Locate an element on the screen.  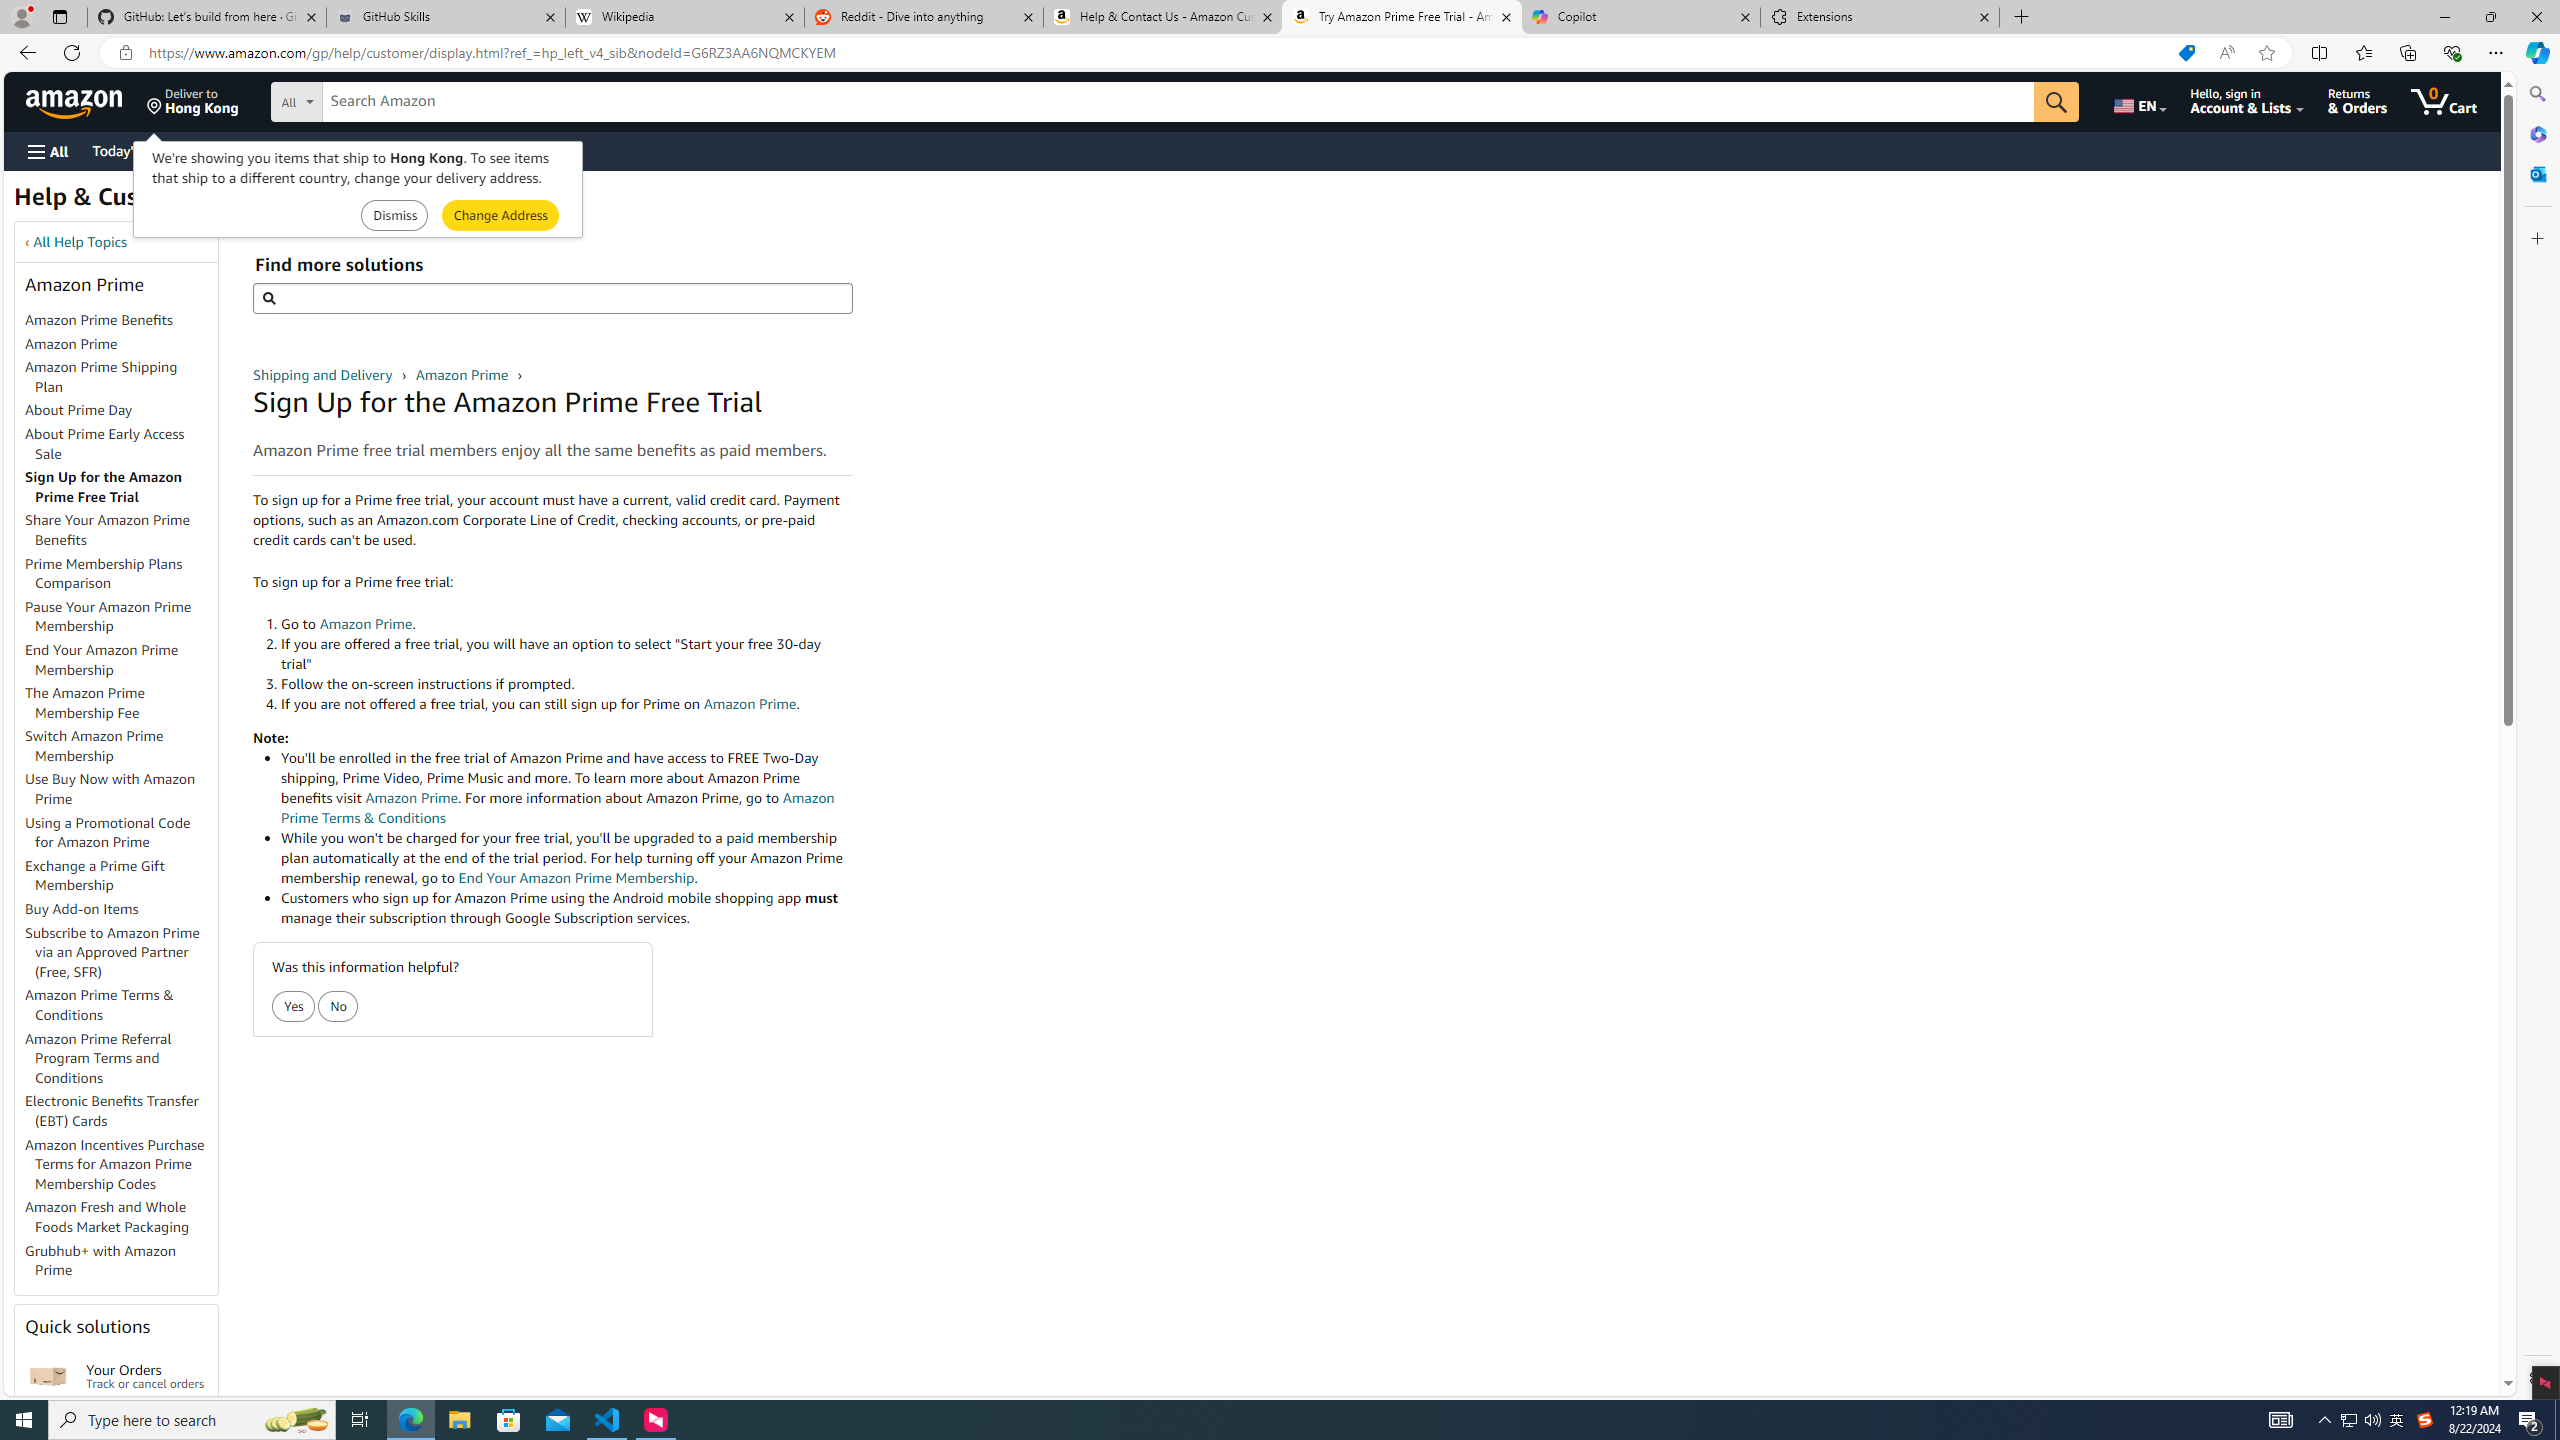
'Microsoft 365' is located at coordinates (2535, 134).